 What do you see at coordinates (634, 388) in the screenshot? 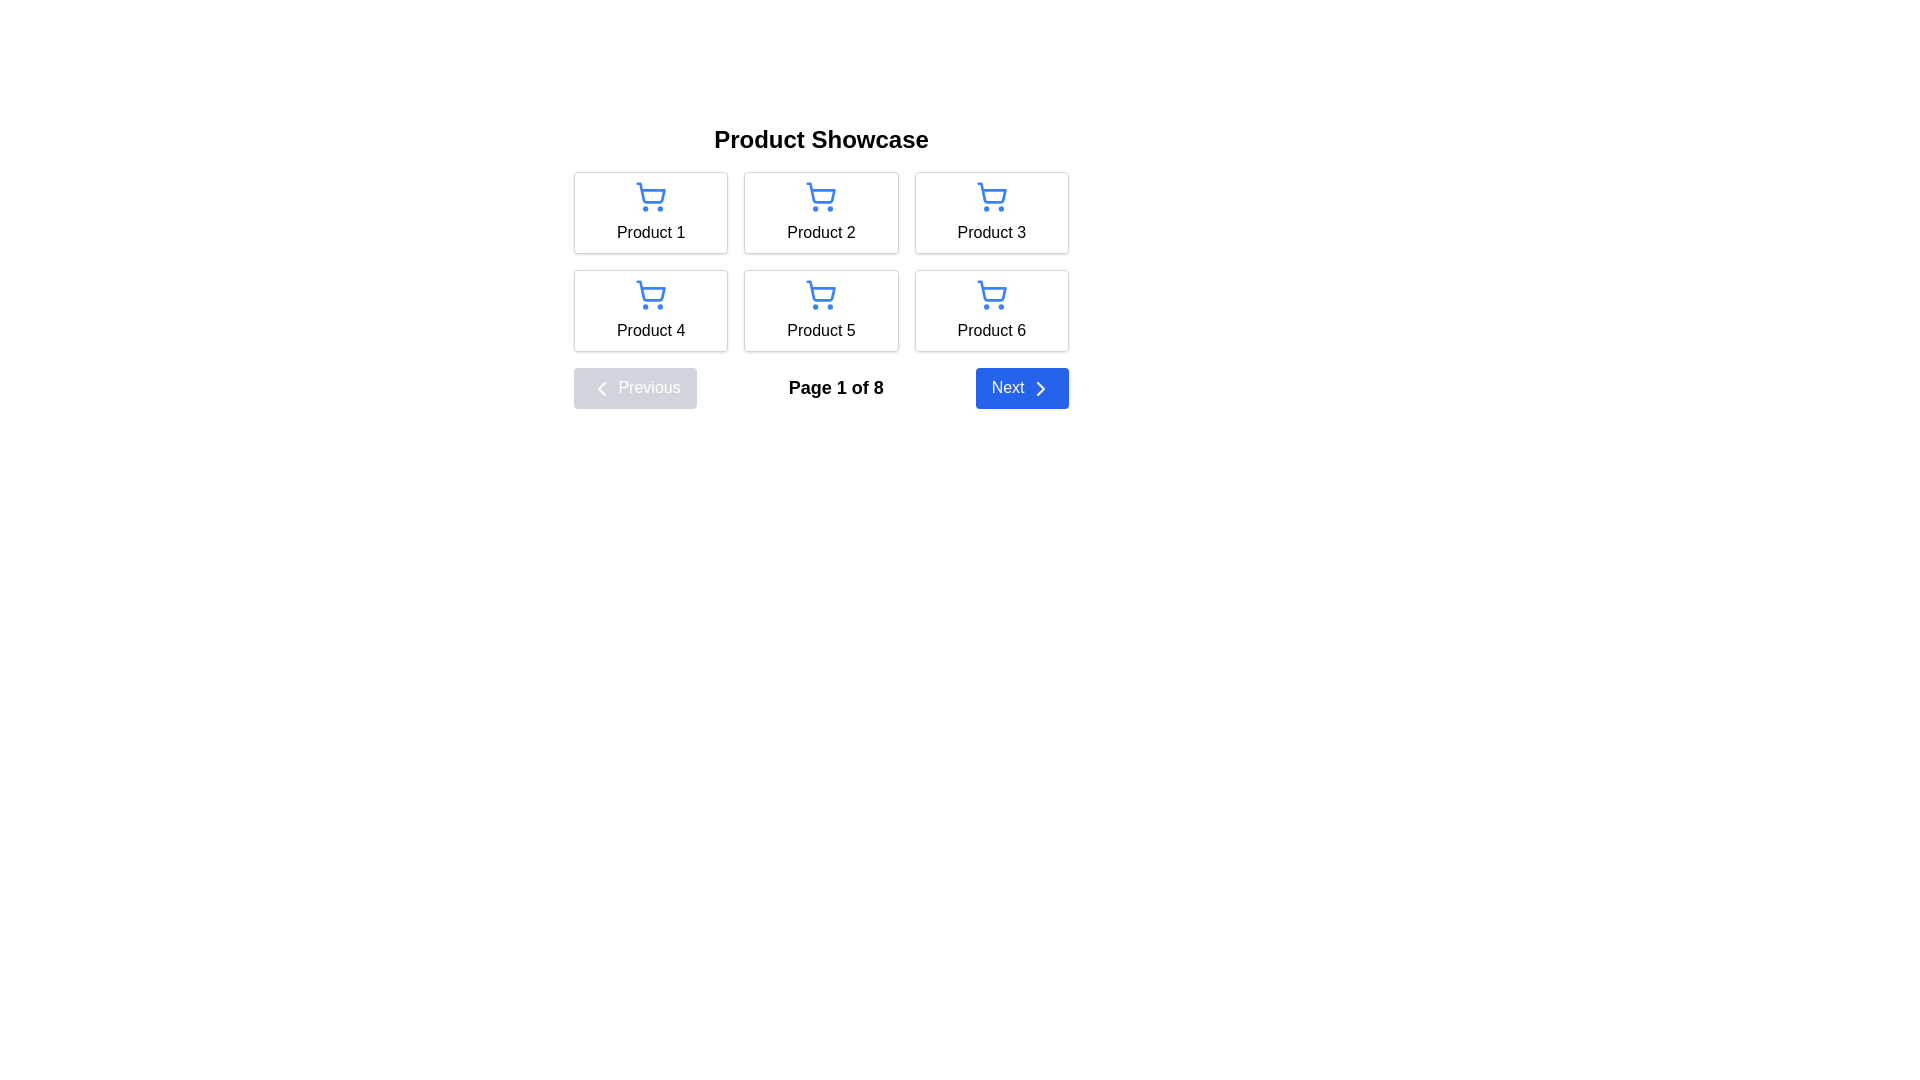
I see `the button that allows users` at bounding box center [634, 388].